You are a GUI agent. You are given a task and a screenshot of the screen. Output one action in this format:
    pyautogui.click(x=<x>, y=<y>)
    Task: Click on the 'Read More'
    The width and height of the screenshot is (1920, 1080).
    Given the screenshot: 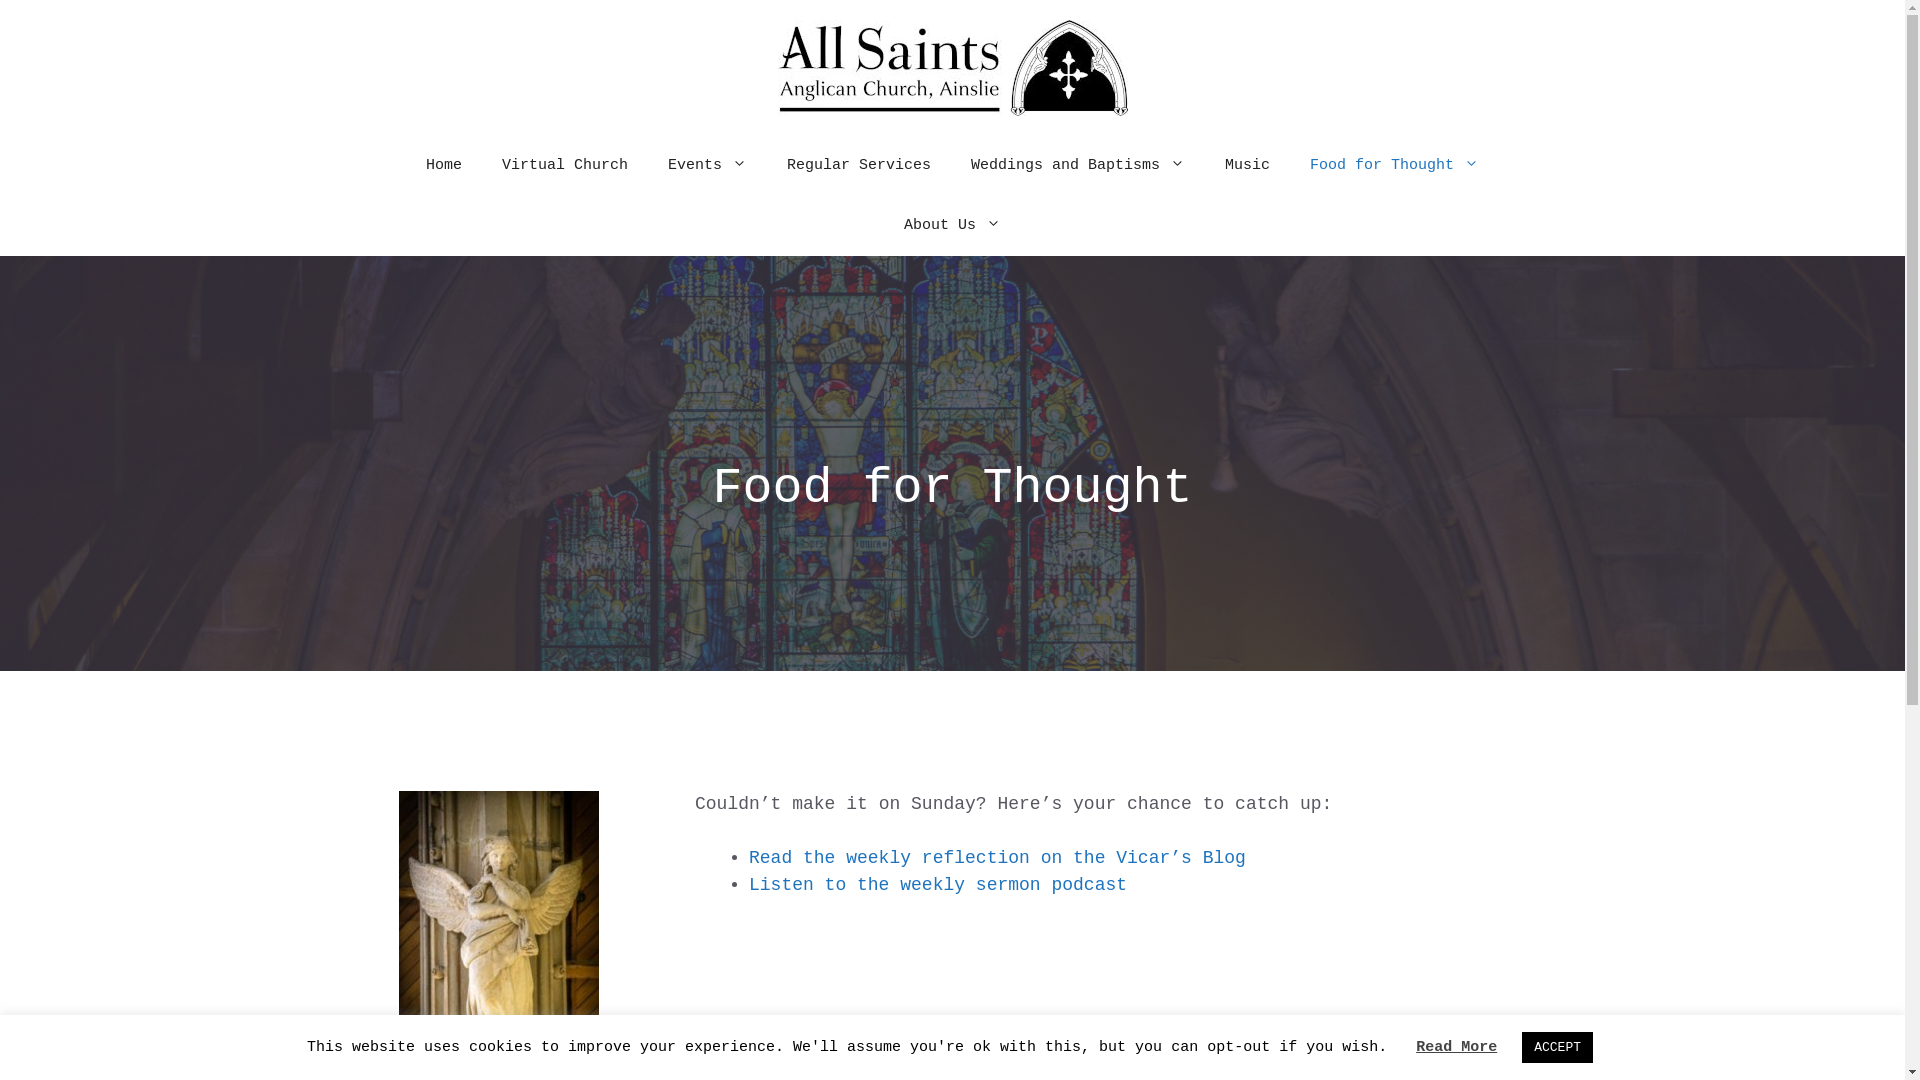 What is the action you would take?
    pyautogui.click(x=1456, y=1046)
    